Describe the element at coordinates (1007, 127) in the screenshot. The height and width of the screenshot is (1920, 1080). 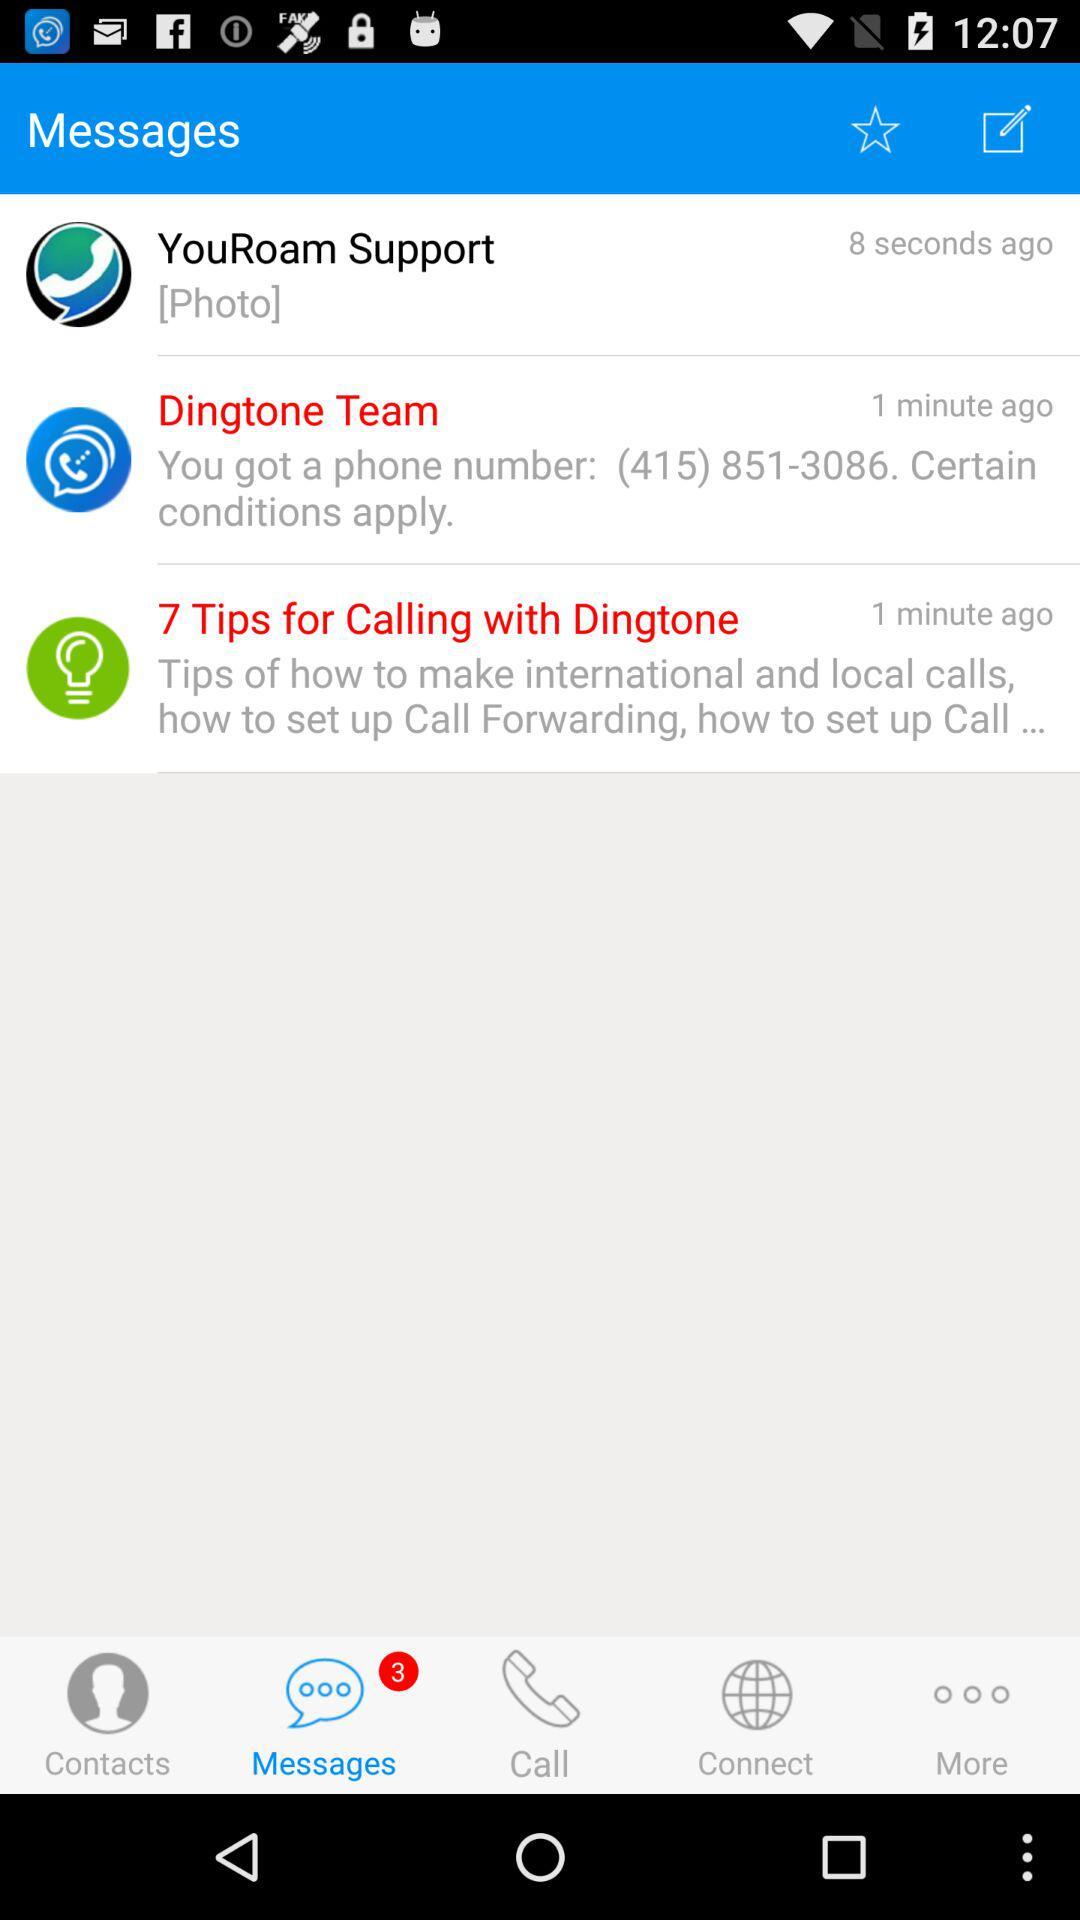
I see `write option` at that location.